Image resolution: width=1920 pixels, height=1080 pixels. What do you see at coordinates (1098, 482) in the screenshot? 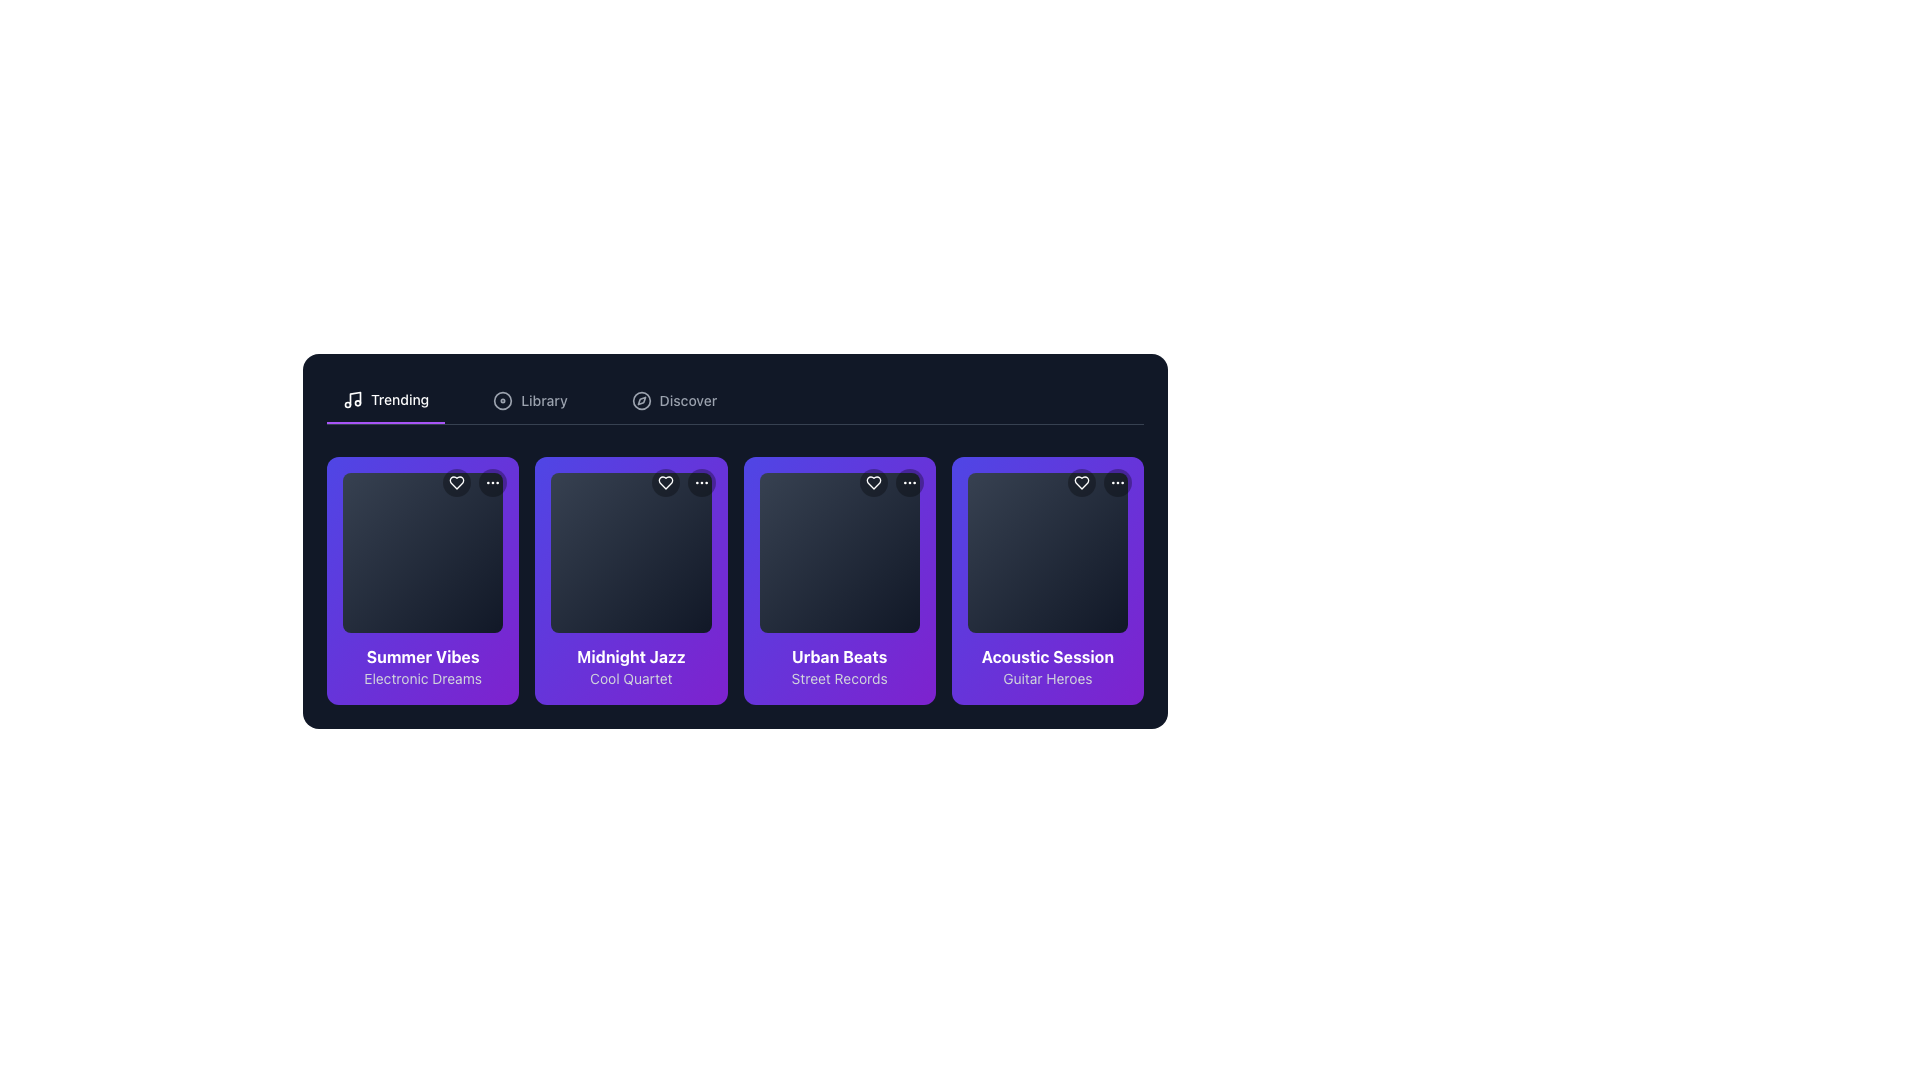
I see `the heart icon in the top-right corner of the 'Acoustic Session' card to like the card` at bounding box center [1098, 482].